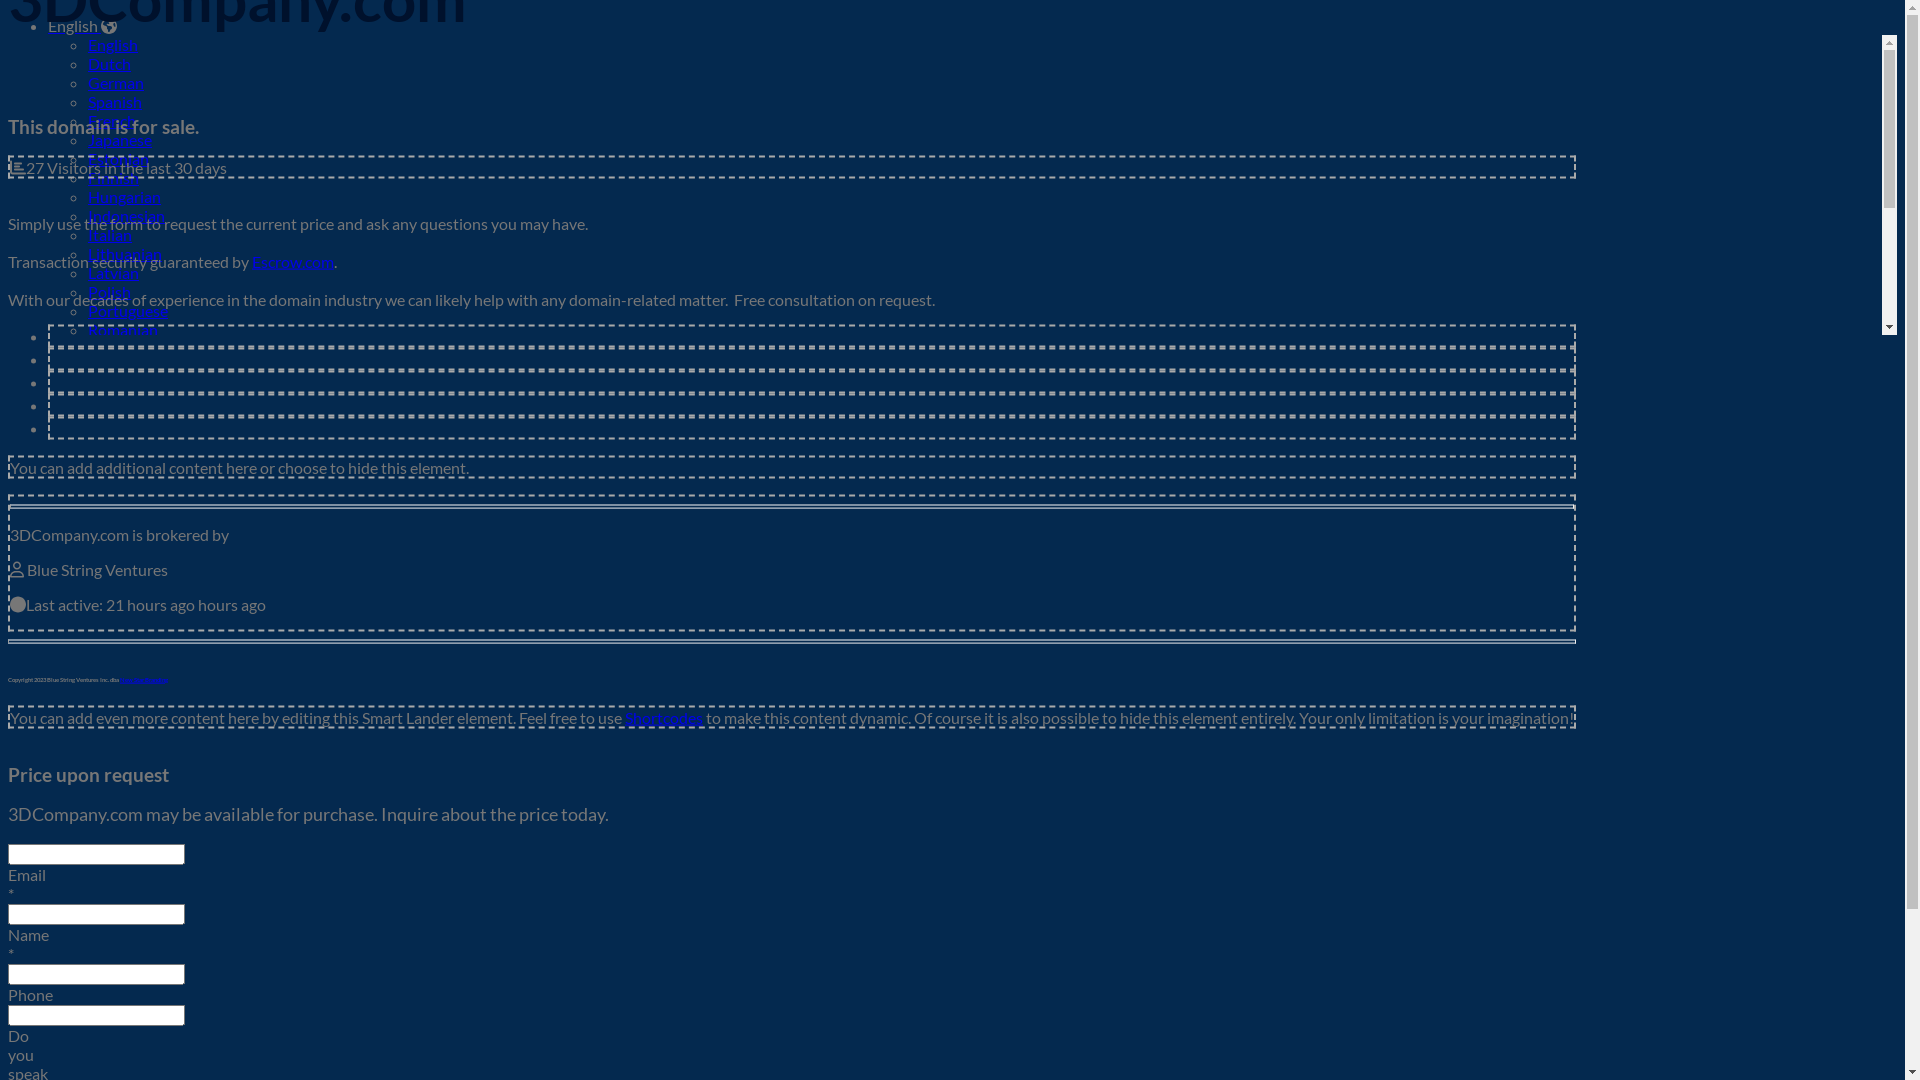 Image resolution: width=1920 pixels, height=1080 pixels. Describe the element at coordinates (123, 252) in the screenshot. I see `'Lithuanian'` at that location.